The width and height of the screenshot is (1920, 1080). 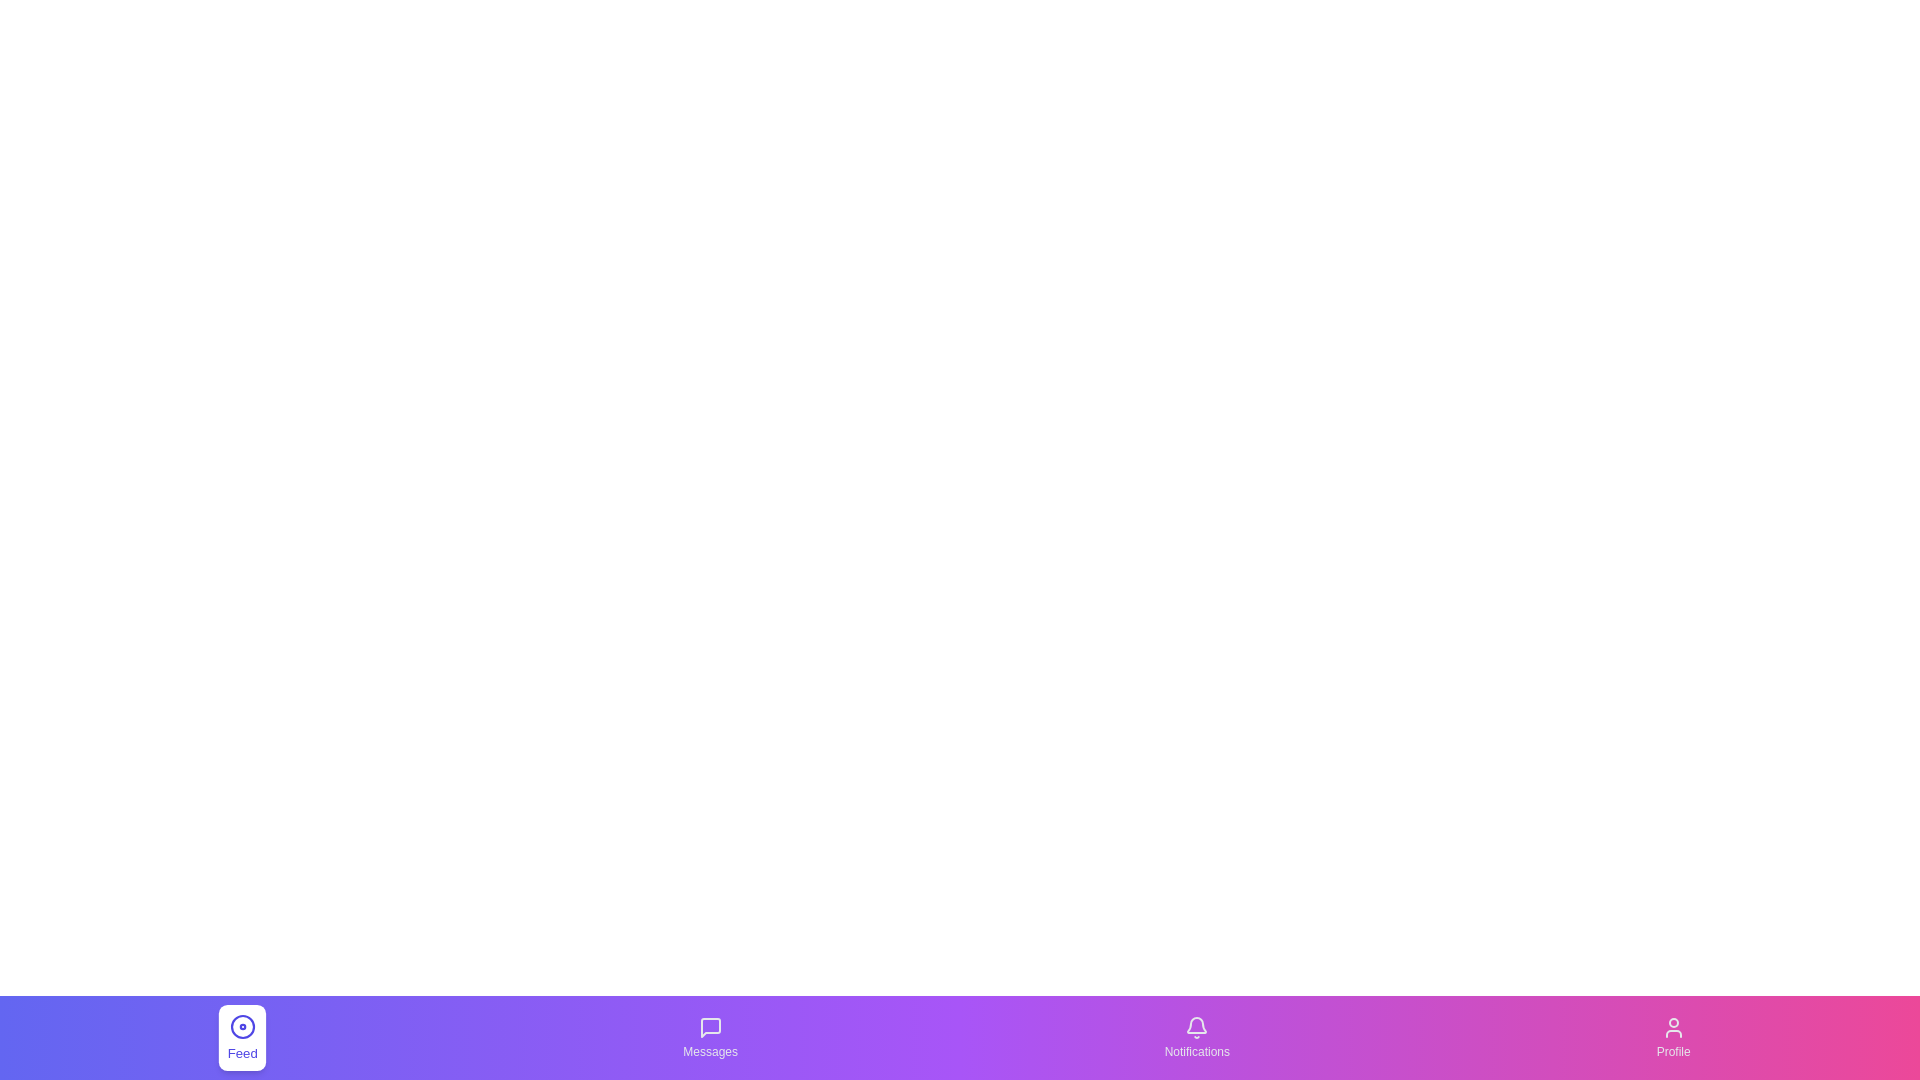 What do you see at coordinates (1673, 1036) in the screenshot?
I see `the Profile tab by clicking on the respective tab button` at bounding box center [1673, 1036].